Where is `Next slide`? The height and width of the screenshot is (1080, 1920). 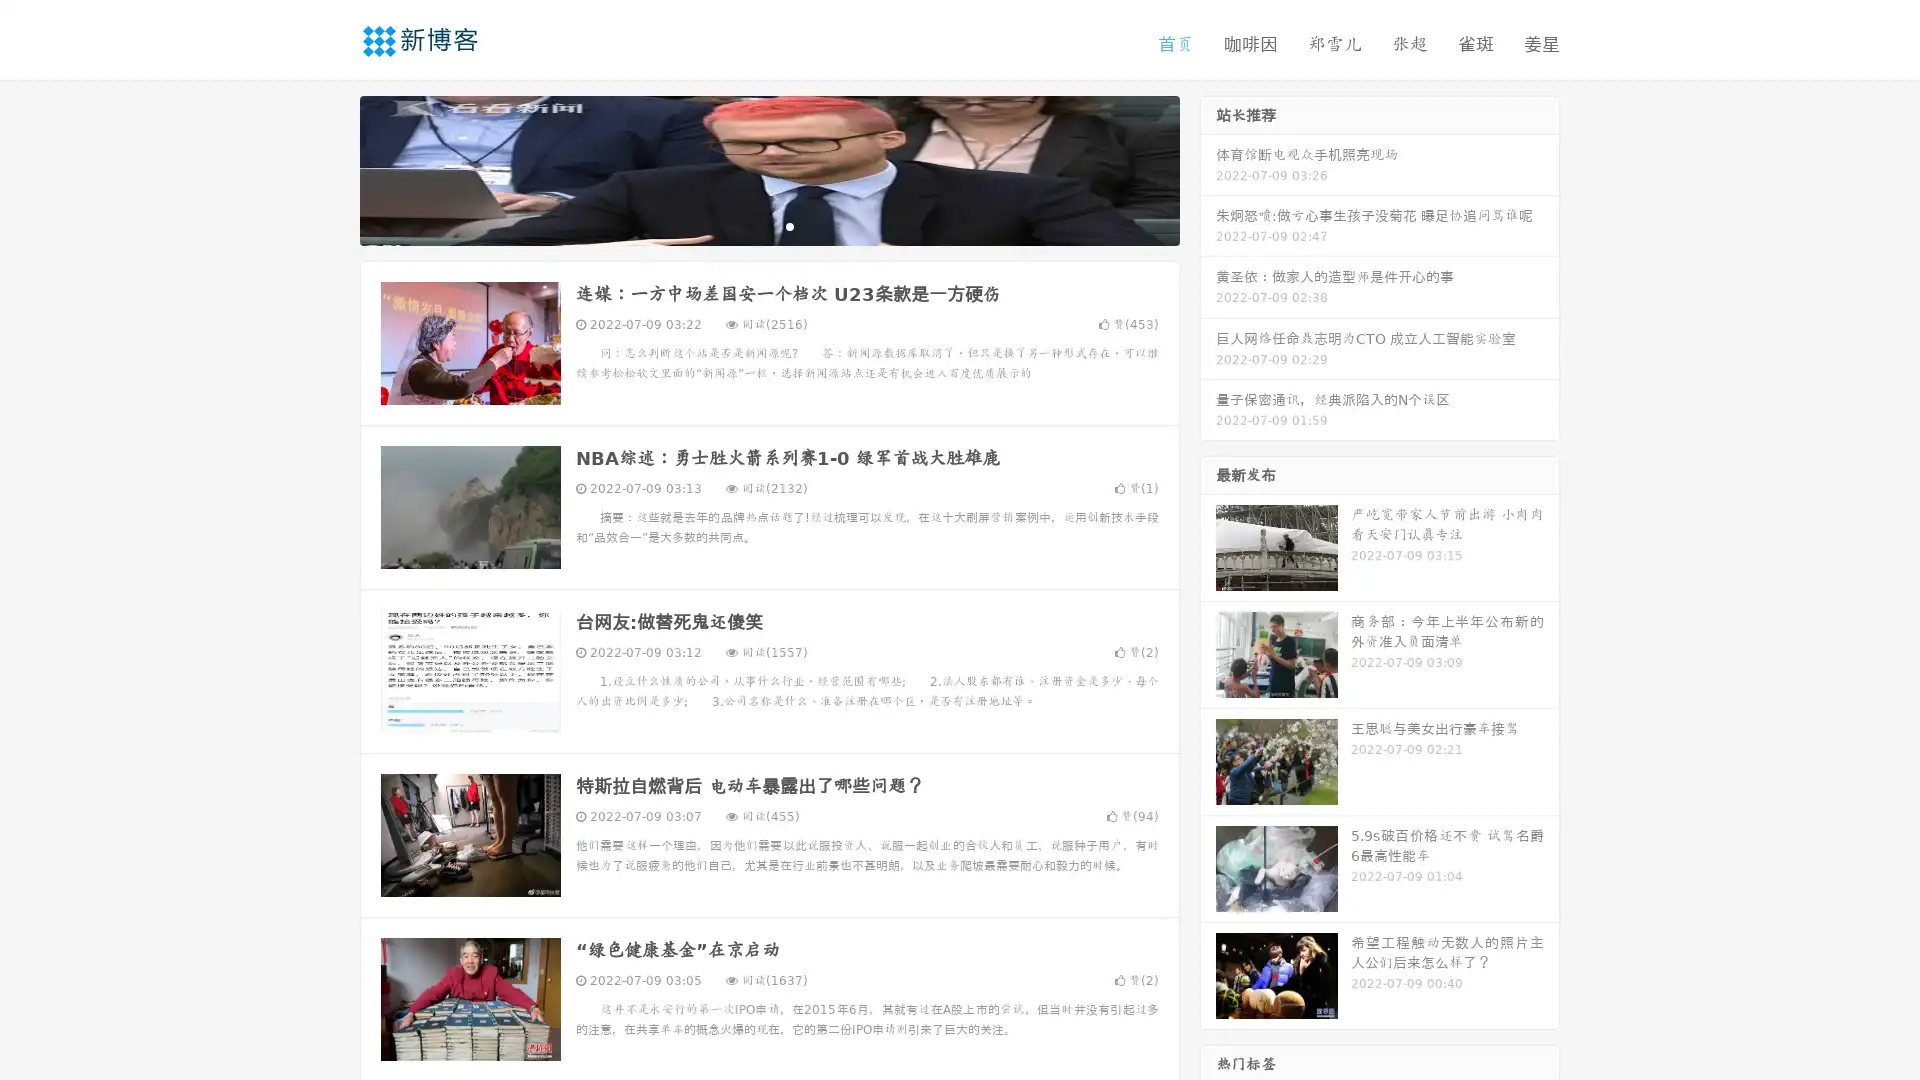
Next slide is located at coordinates (1208, 168).